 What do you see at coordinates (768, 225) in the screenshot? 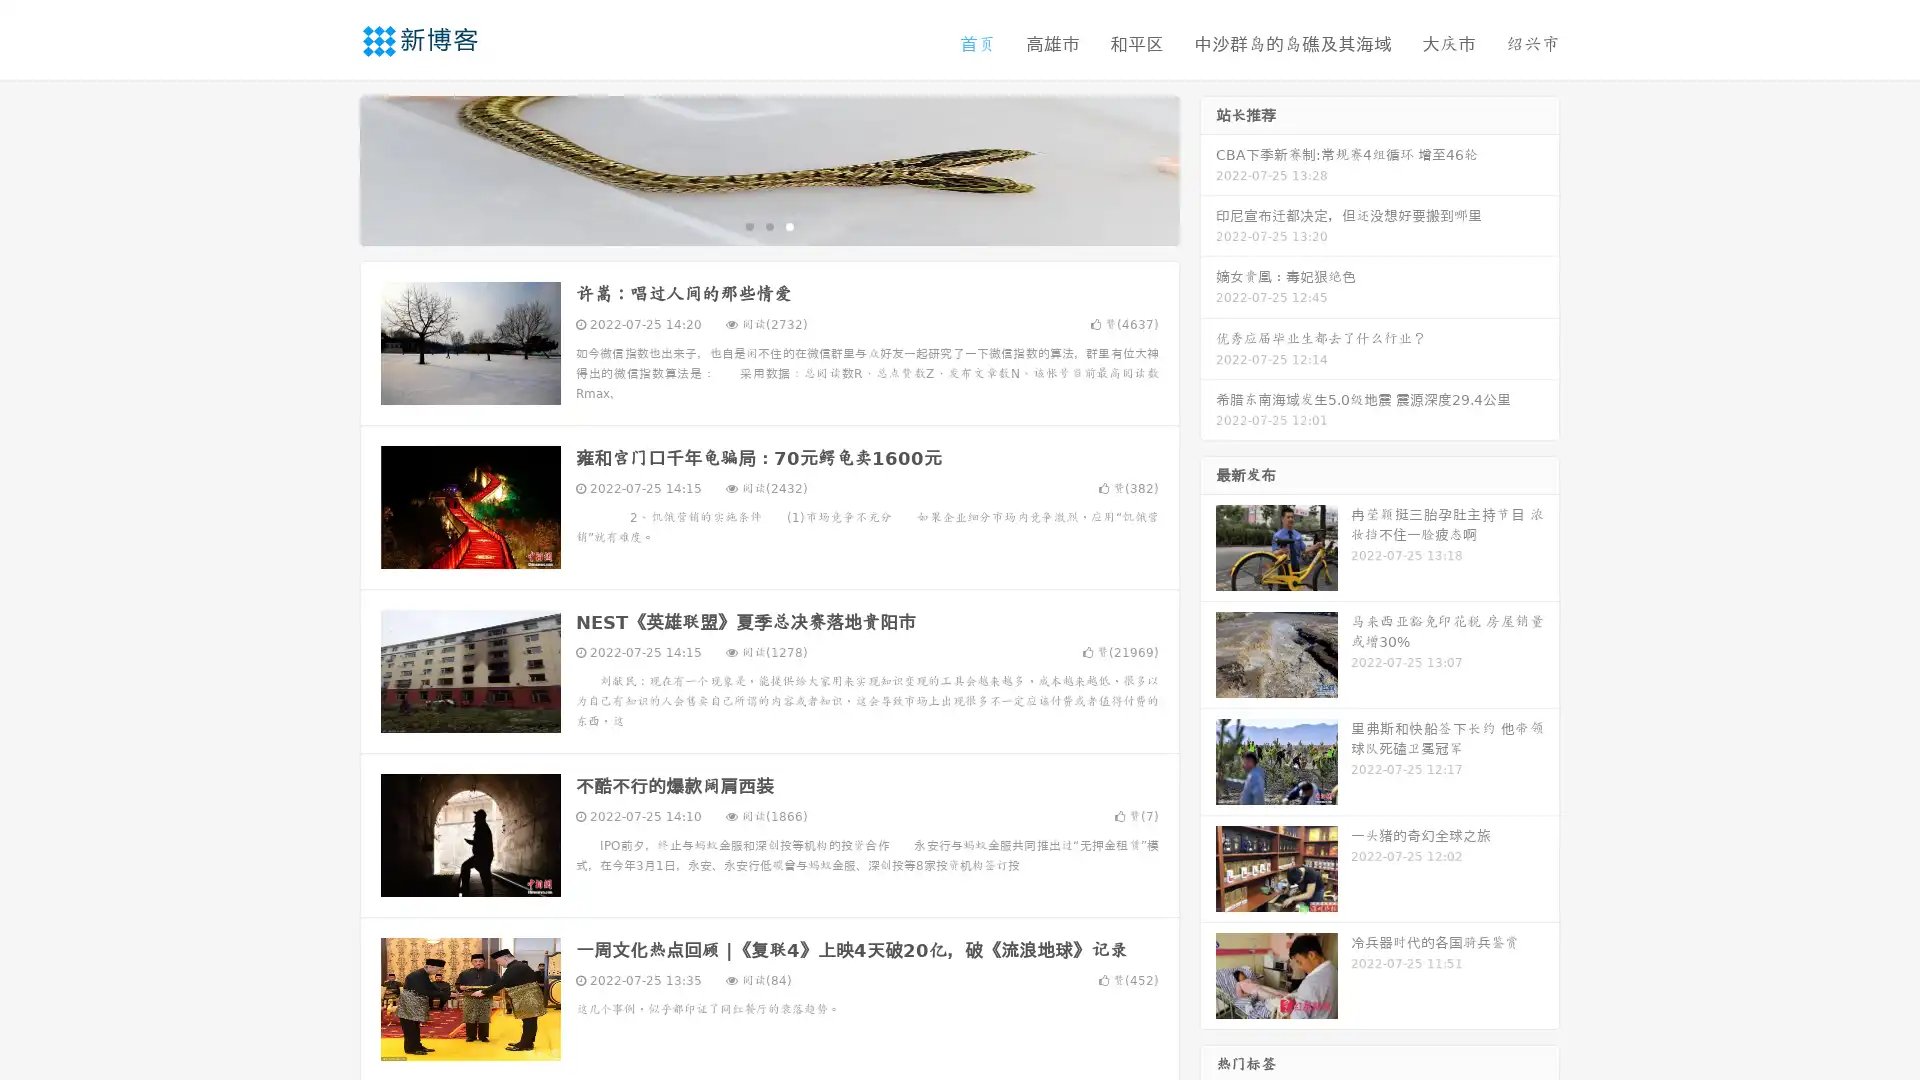
I see `Go to slide 2` at bounding box center [768, 225].